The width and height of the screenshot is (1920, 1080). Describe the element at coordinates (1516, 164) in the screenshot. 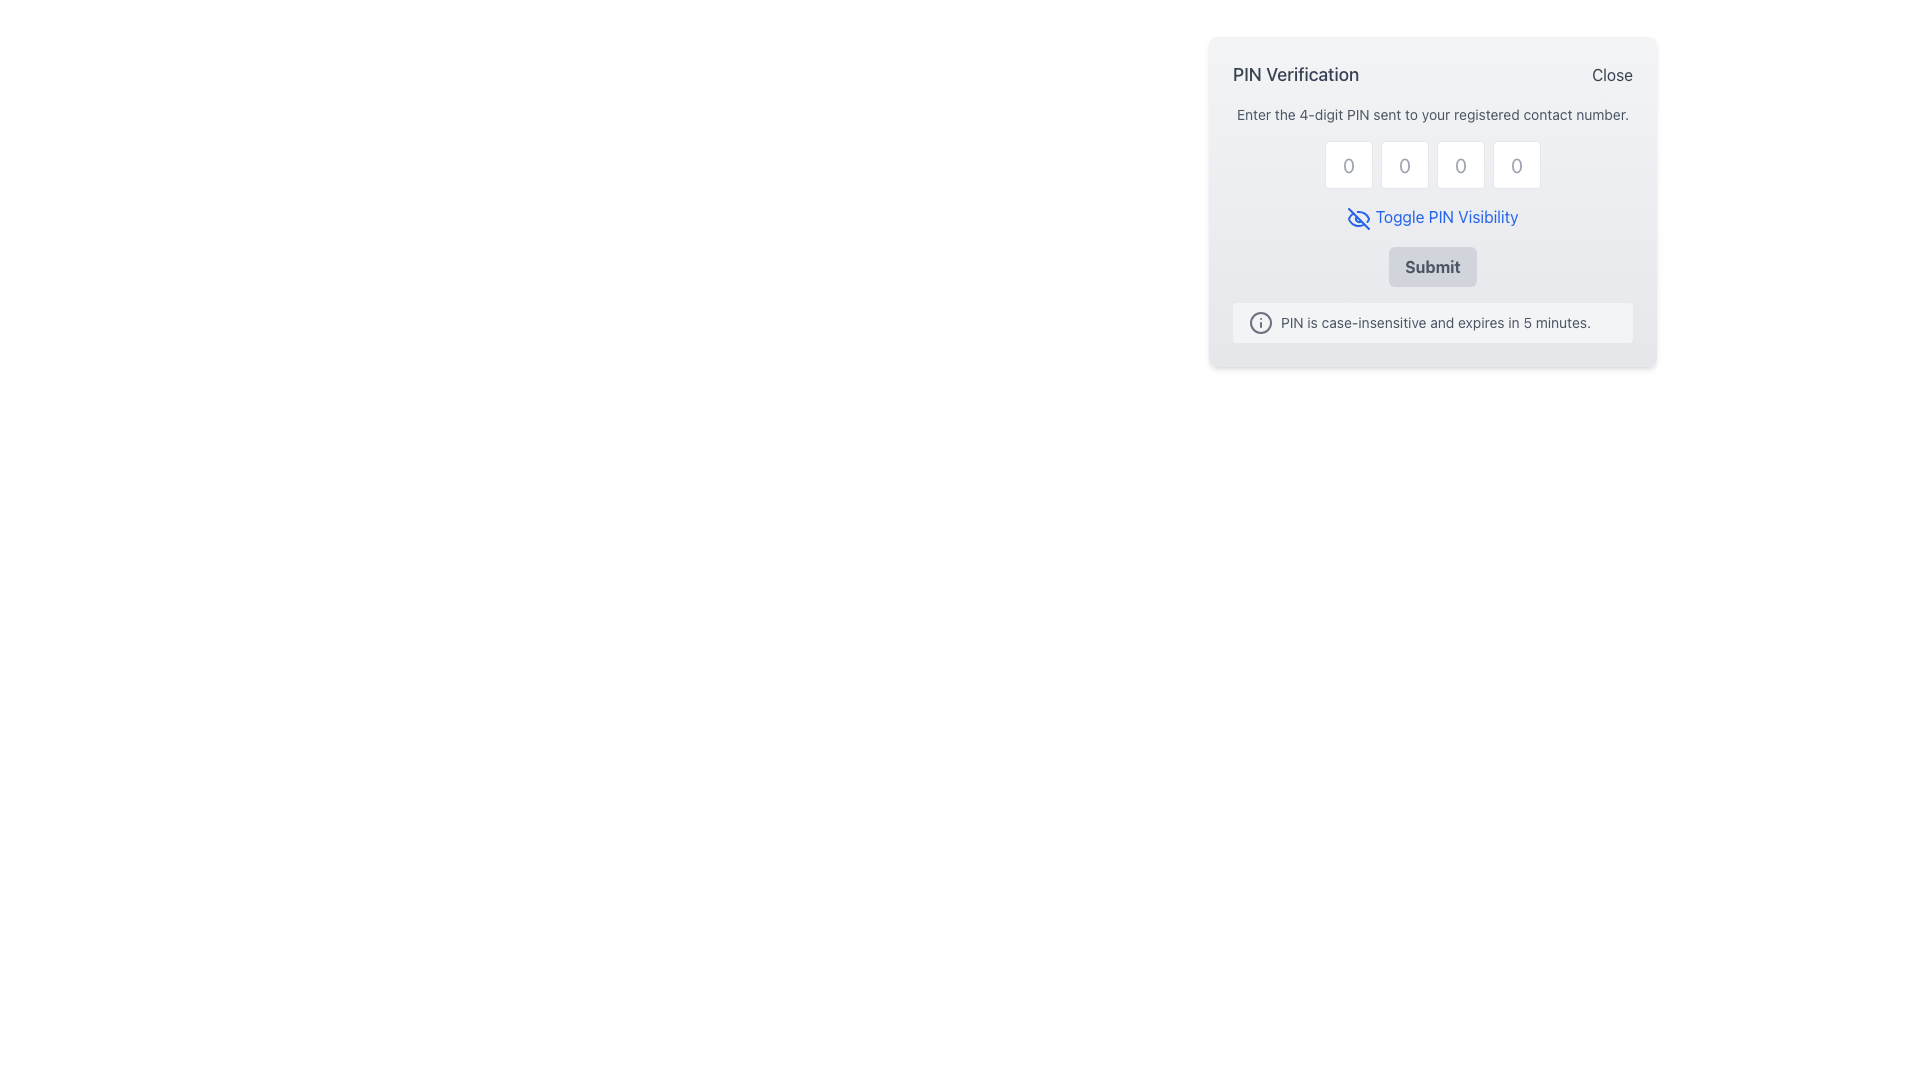

I see `the fourth text input field in the 'PIN Verification' modal to focus on it` at that location.